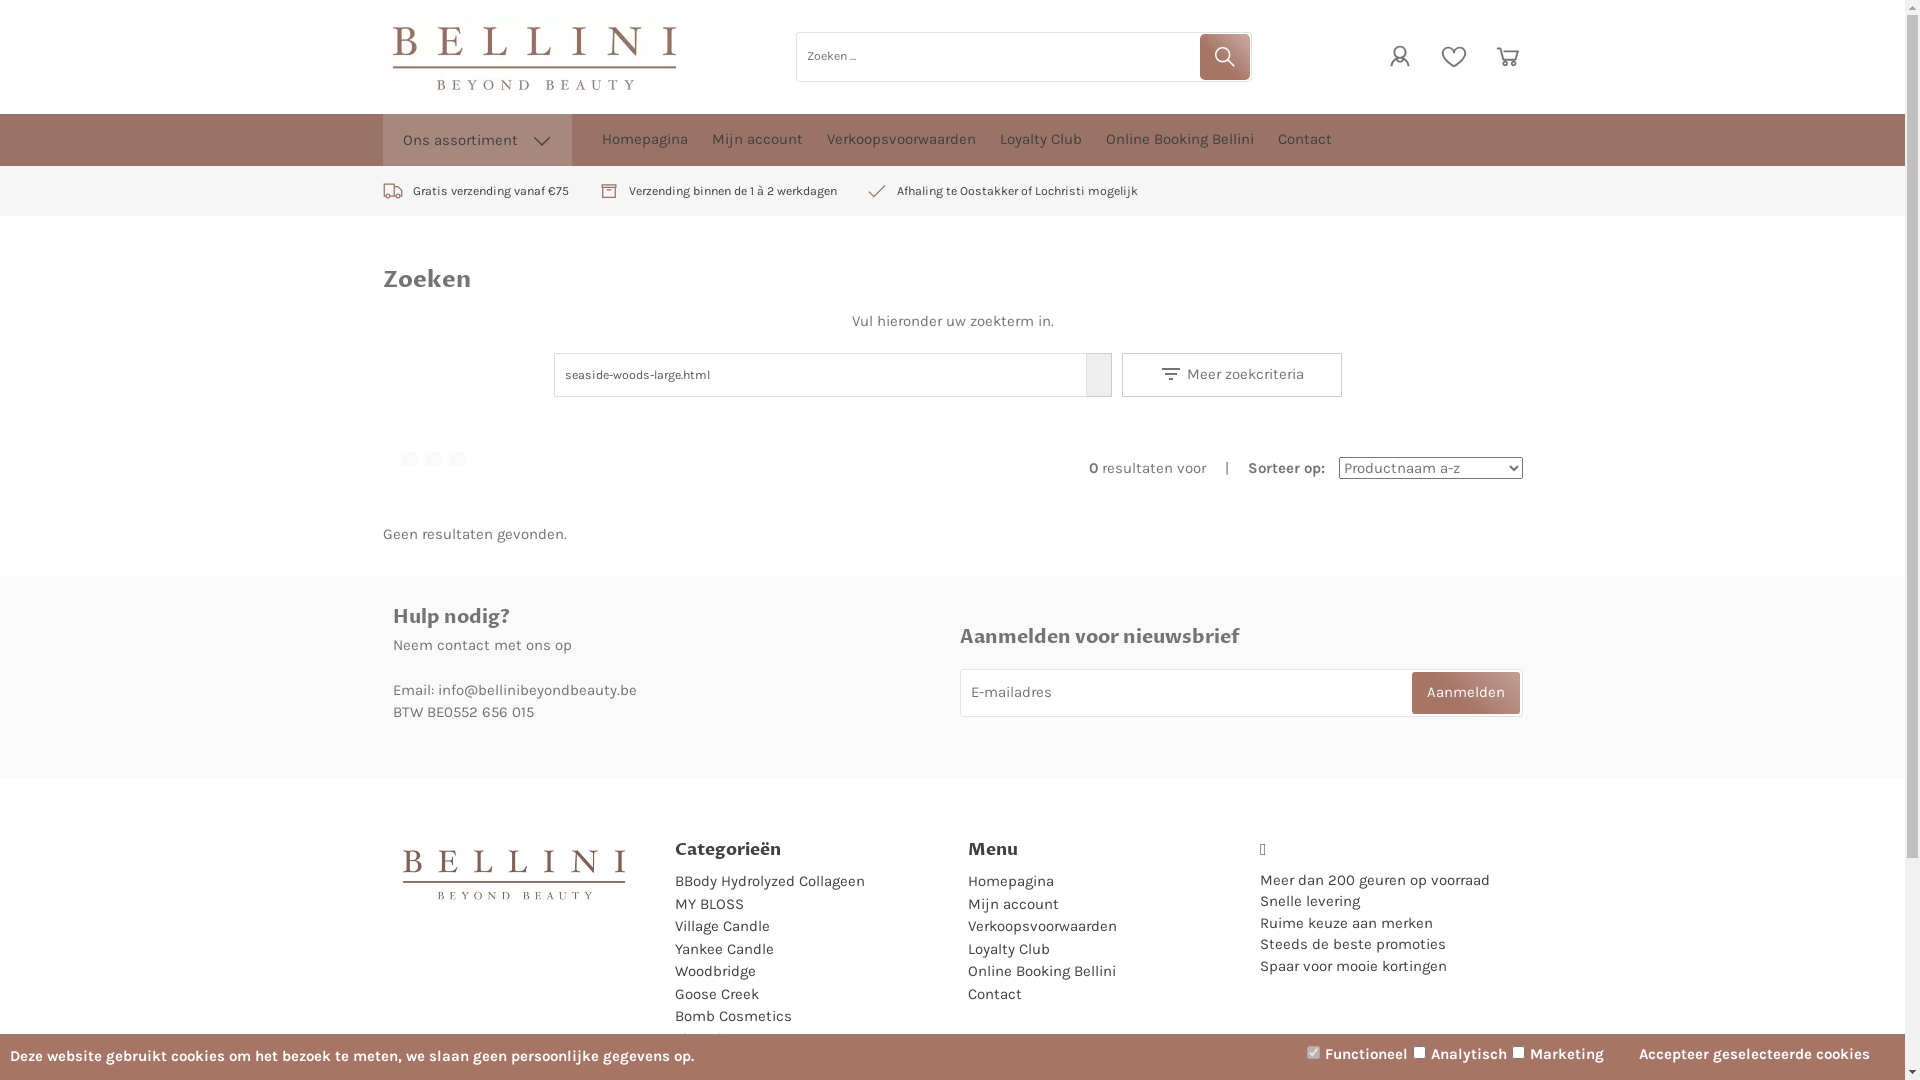 This screenshot has width=1920, height=1080. Describe the element at coordinates (899, 138) in the screenshot. I see `'Verkoopsvoorwaarden'` at that location.